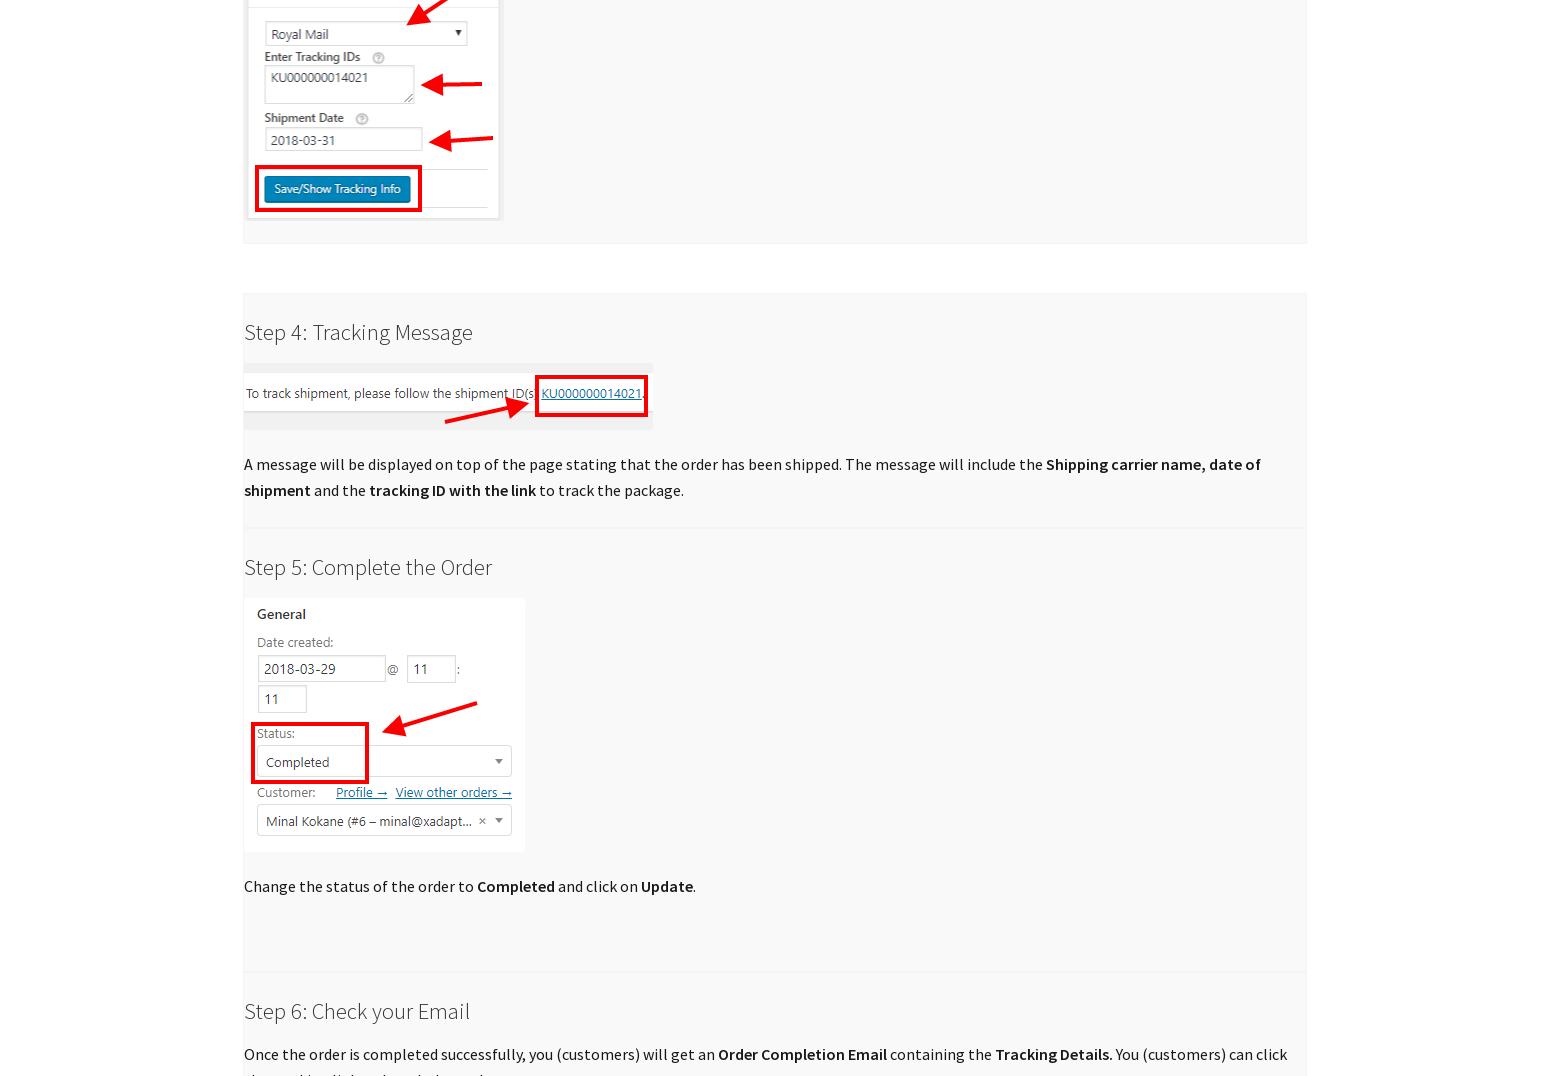 The image size is (1550, 1076). What do you see at coordinates (800, 1054) in the screenshot?
I see `'Order Completion Email'` at bounding box center [800, 1054].